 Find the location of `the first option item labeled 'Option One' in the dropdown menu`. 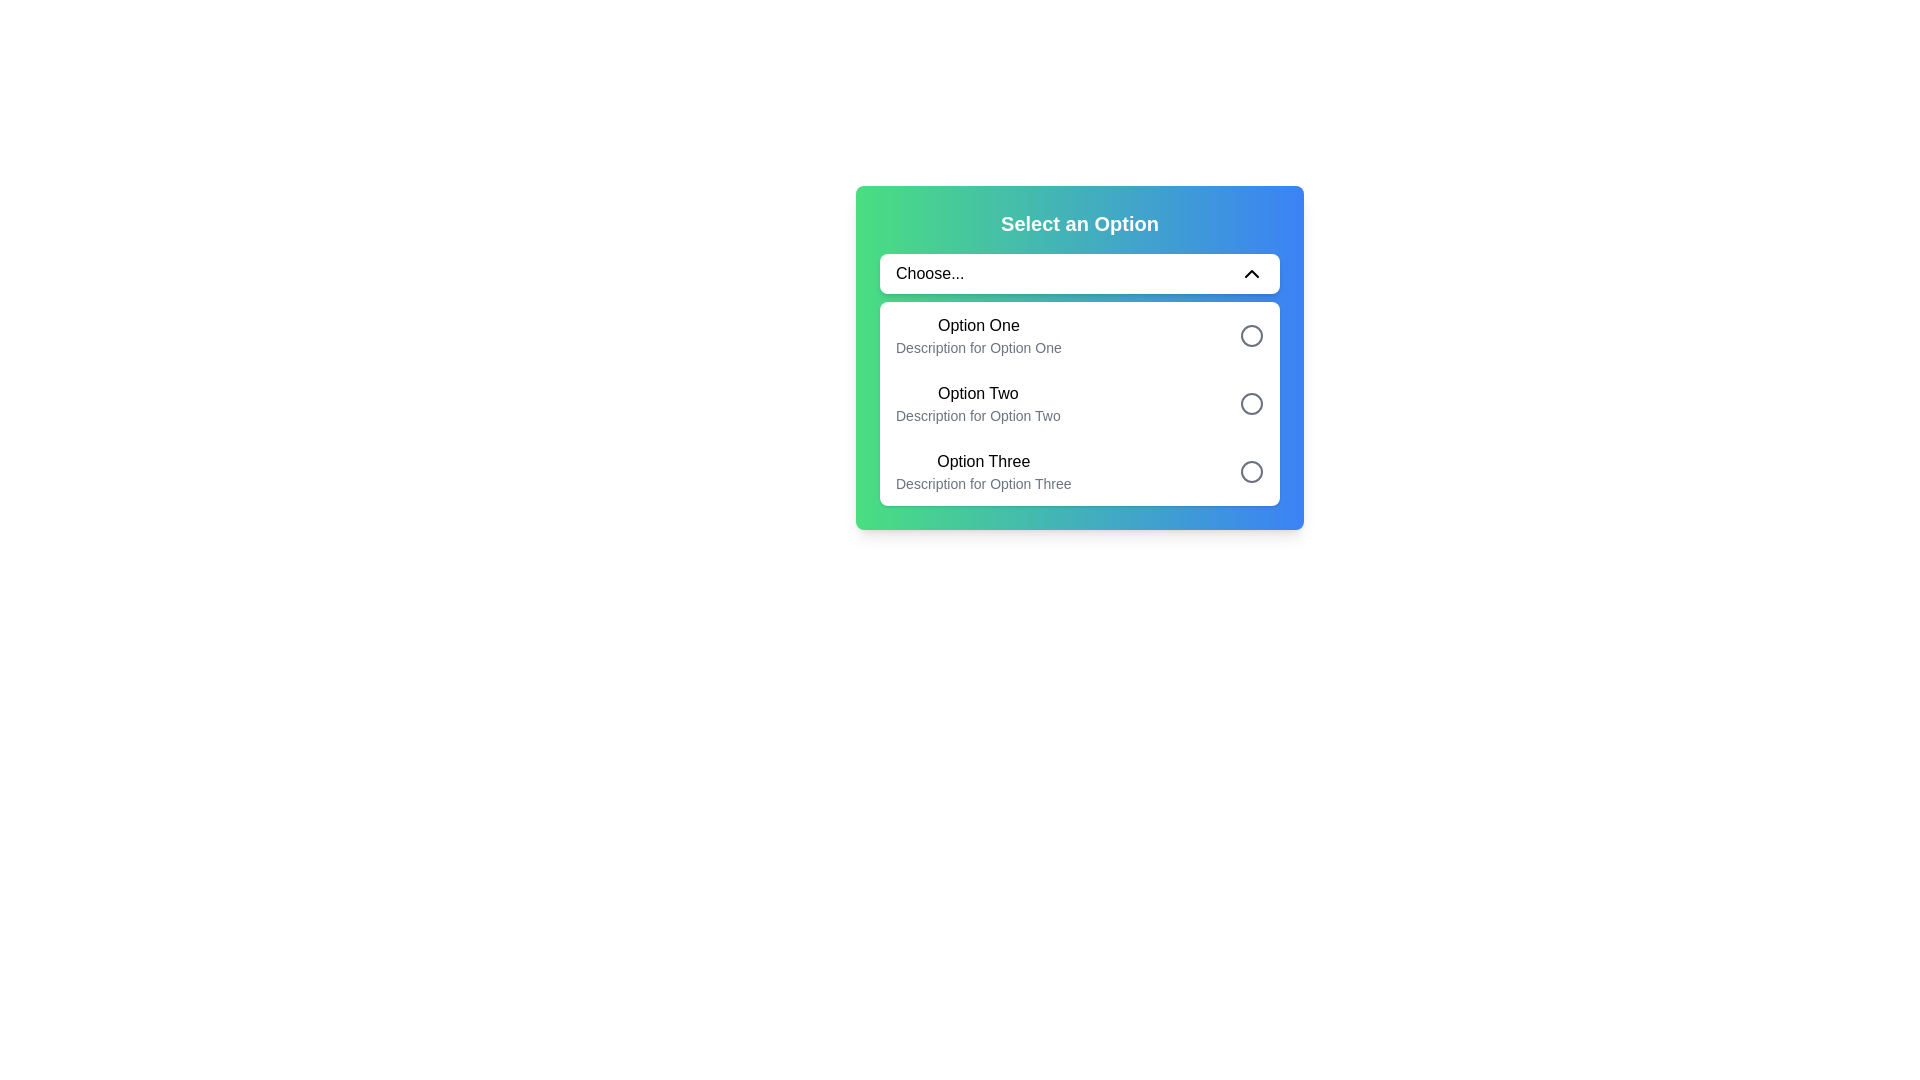

the first option item labeled 'Option One' in the dropdown menu is located at coordinates (1079, 334).